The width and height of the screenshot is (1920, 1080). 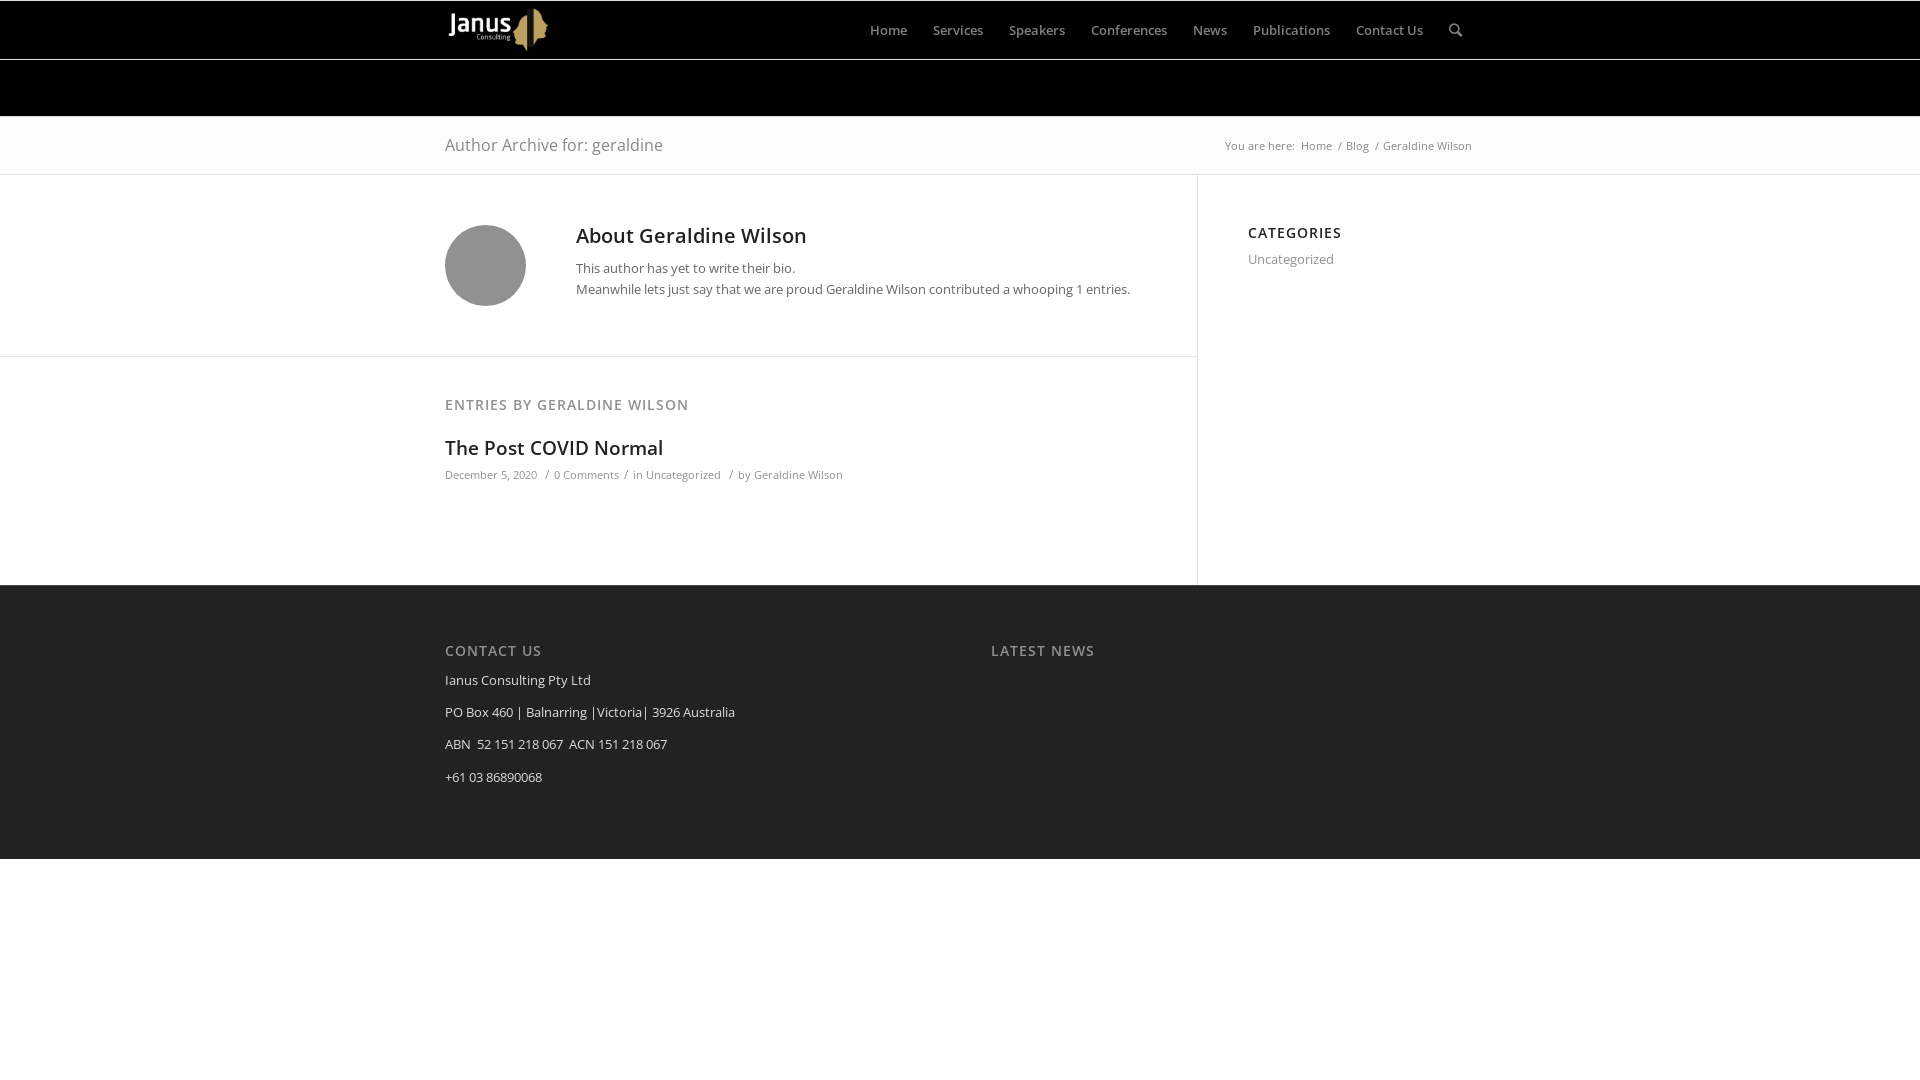 What do you see at coordinates (797, 474) in the screenshot?
I see `'Geraldine Wilson'` at bounding box center [797, 474].